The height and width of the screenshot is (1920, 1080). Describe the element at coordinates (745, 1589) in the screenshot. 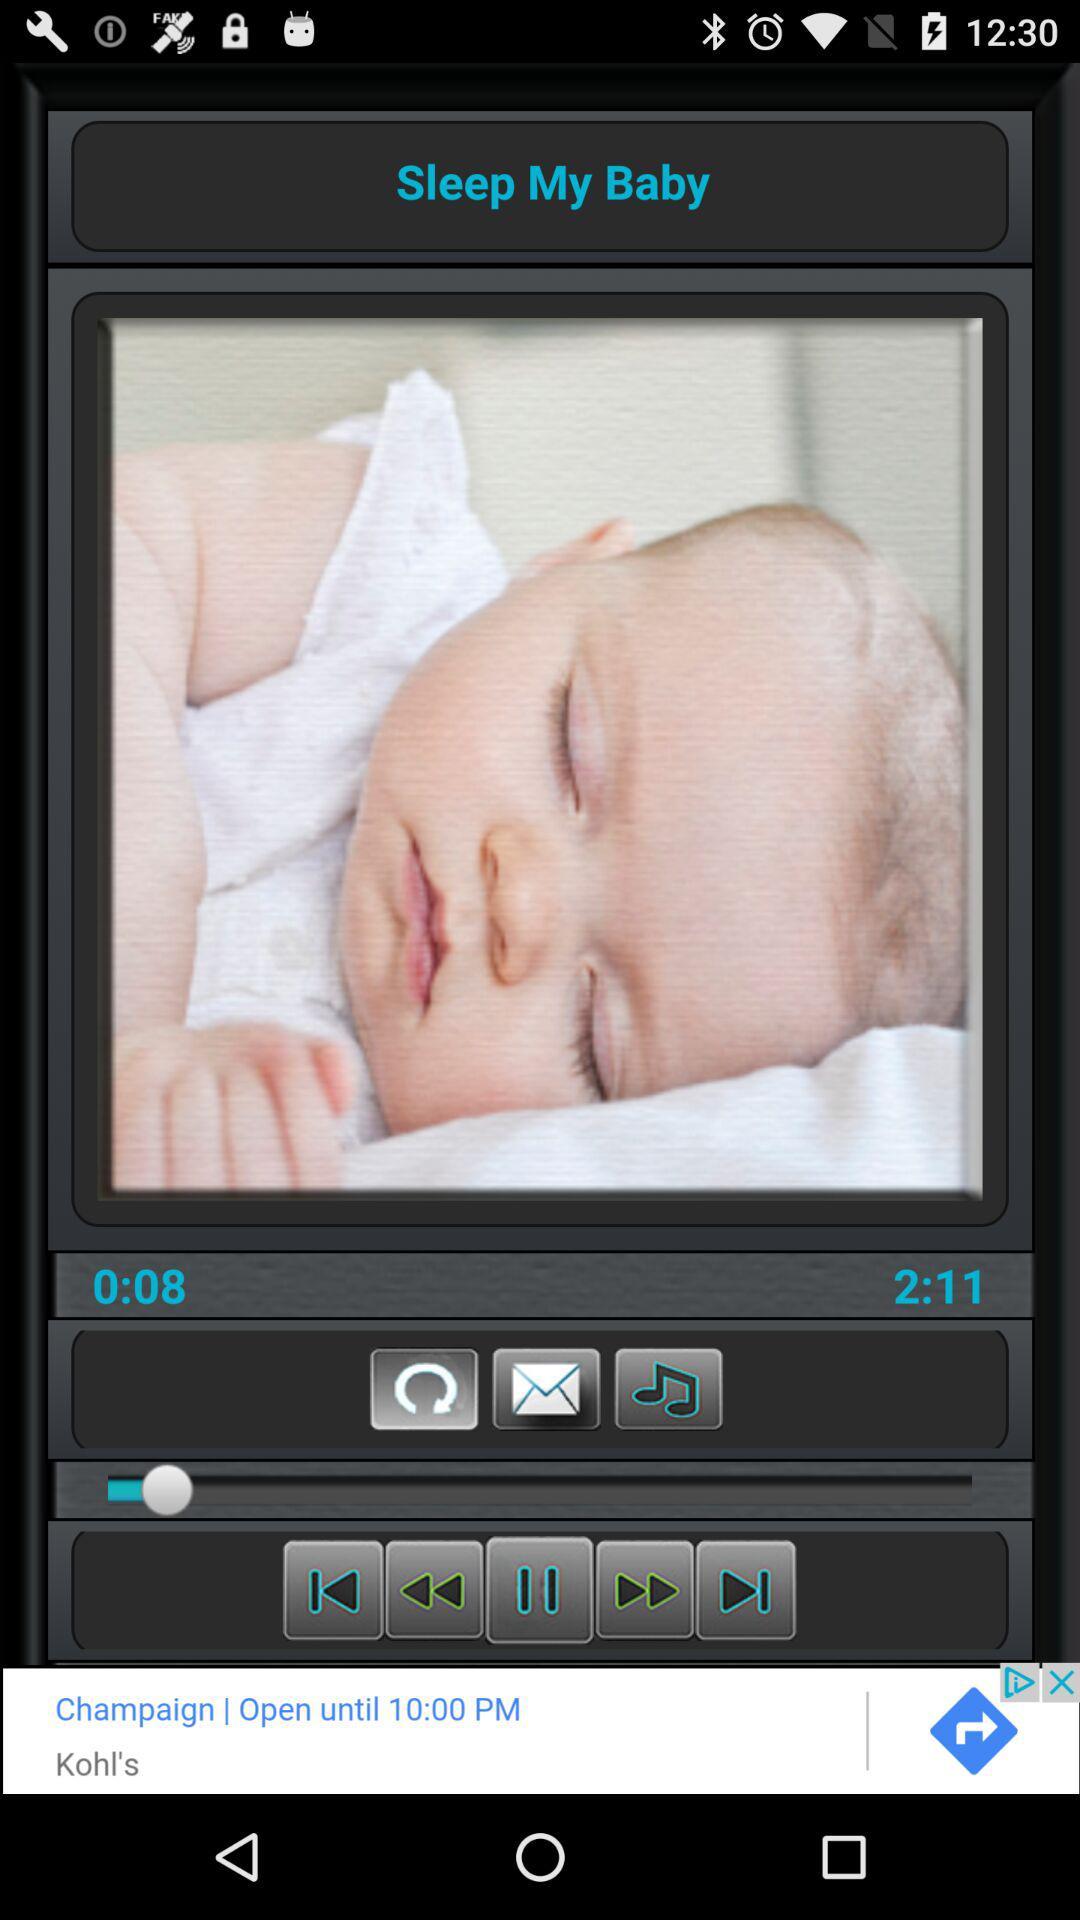

I see `skip` at that location.